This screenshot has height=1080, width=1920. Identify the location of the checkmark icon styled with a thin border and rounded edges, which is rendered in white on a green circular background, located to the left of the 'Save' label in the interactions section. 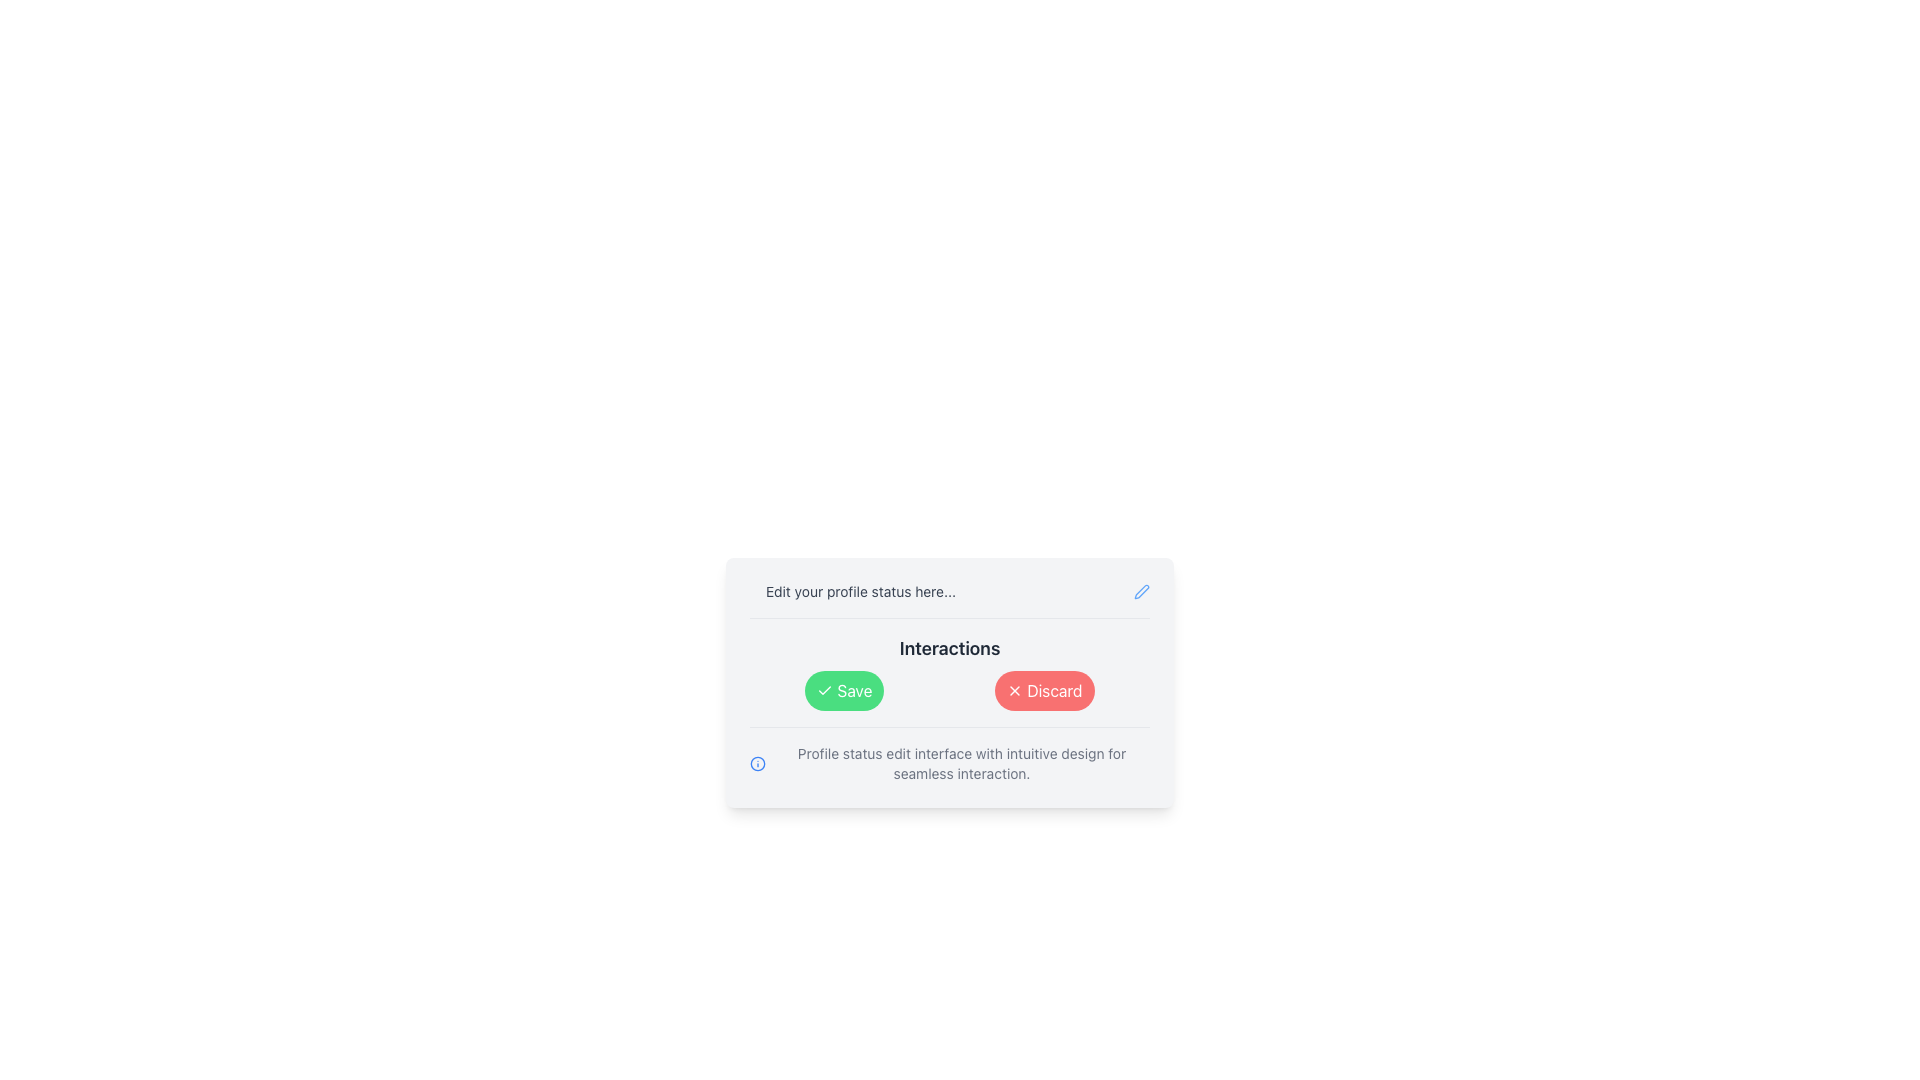
(825, 689).